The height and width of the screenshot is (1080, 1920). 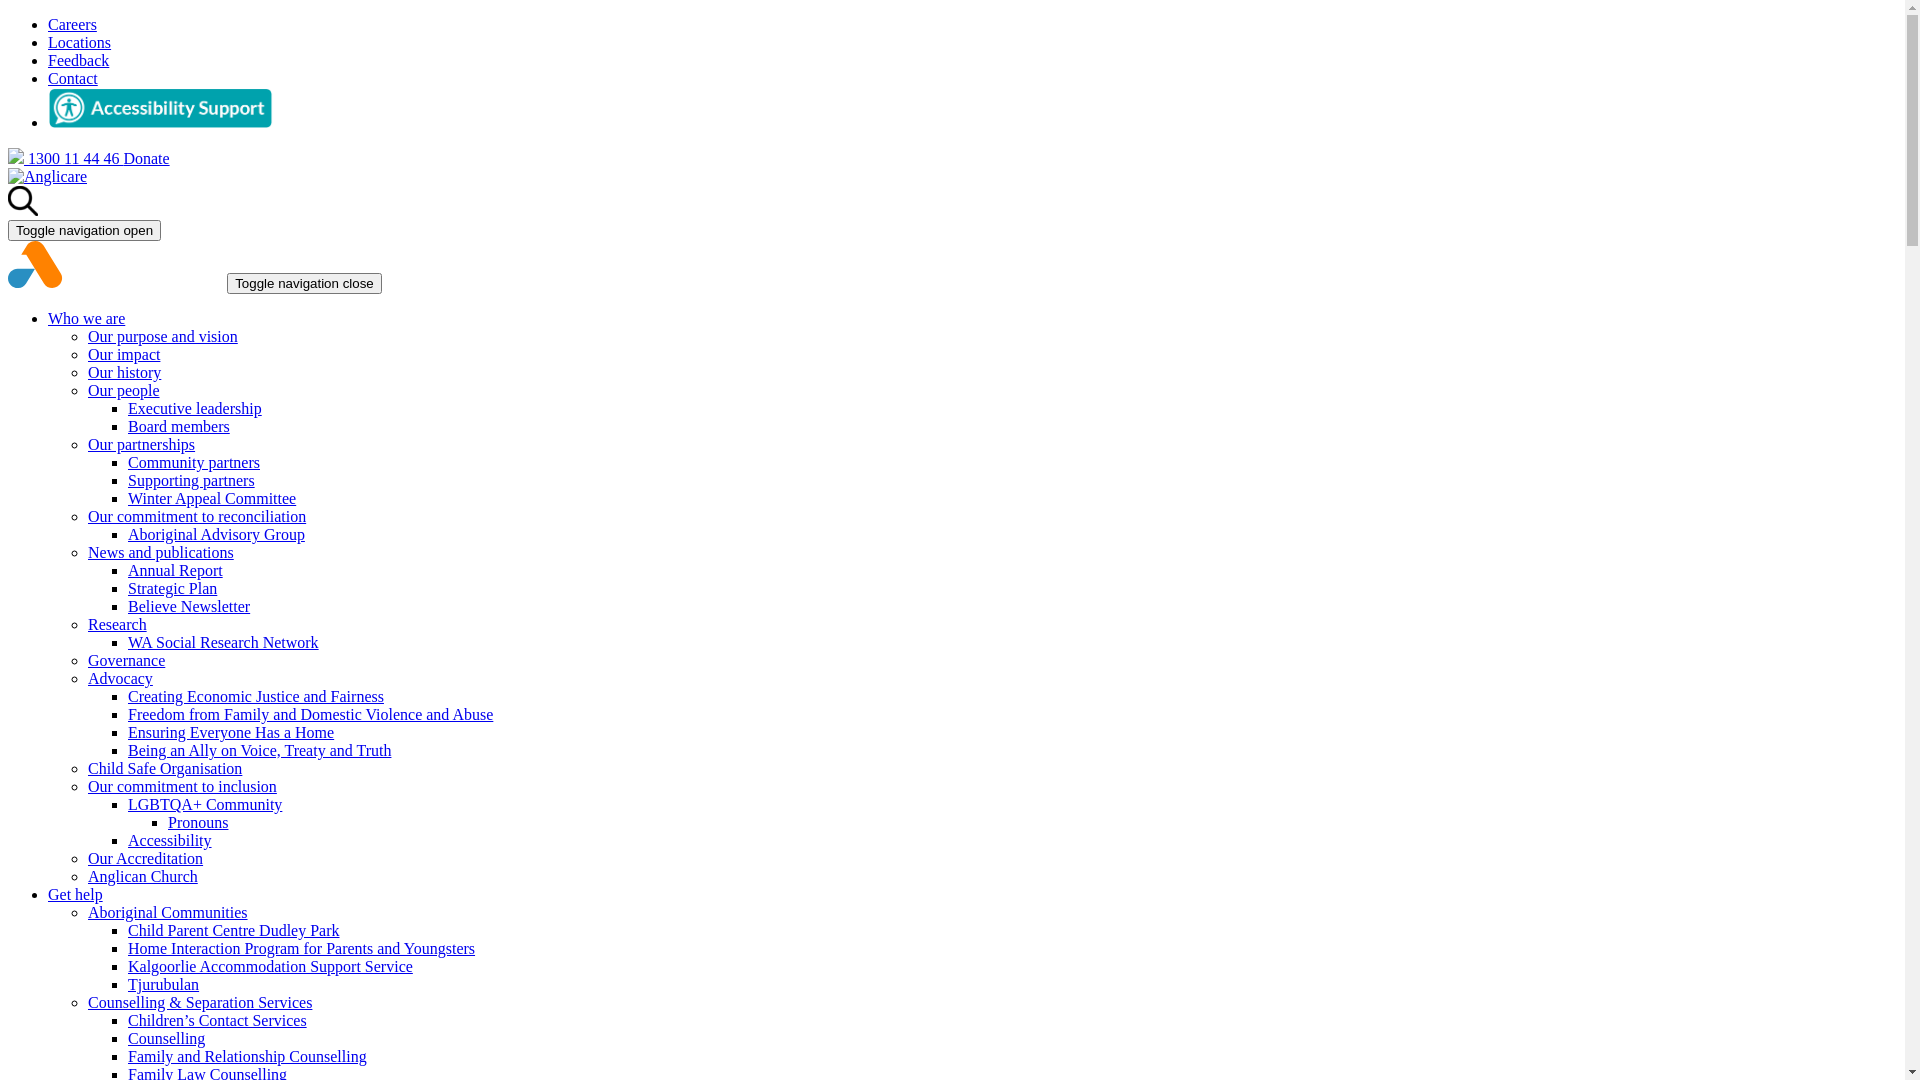 What do you see at coordinates (163, 983) in the screenshot?
I see `'Tjurubulan'` at bounding box center [163, 983].